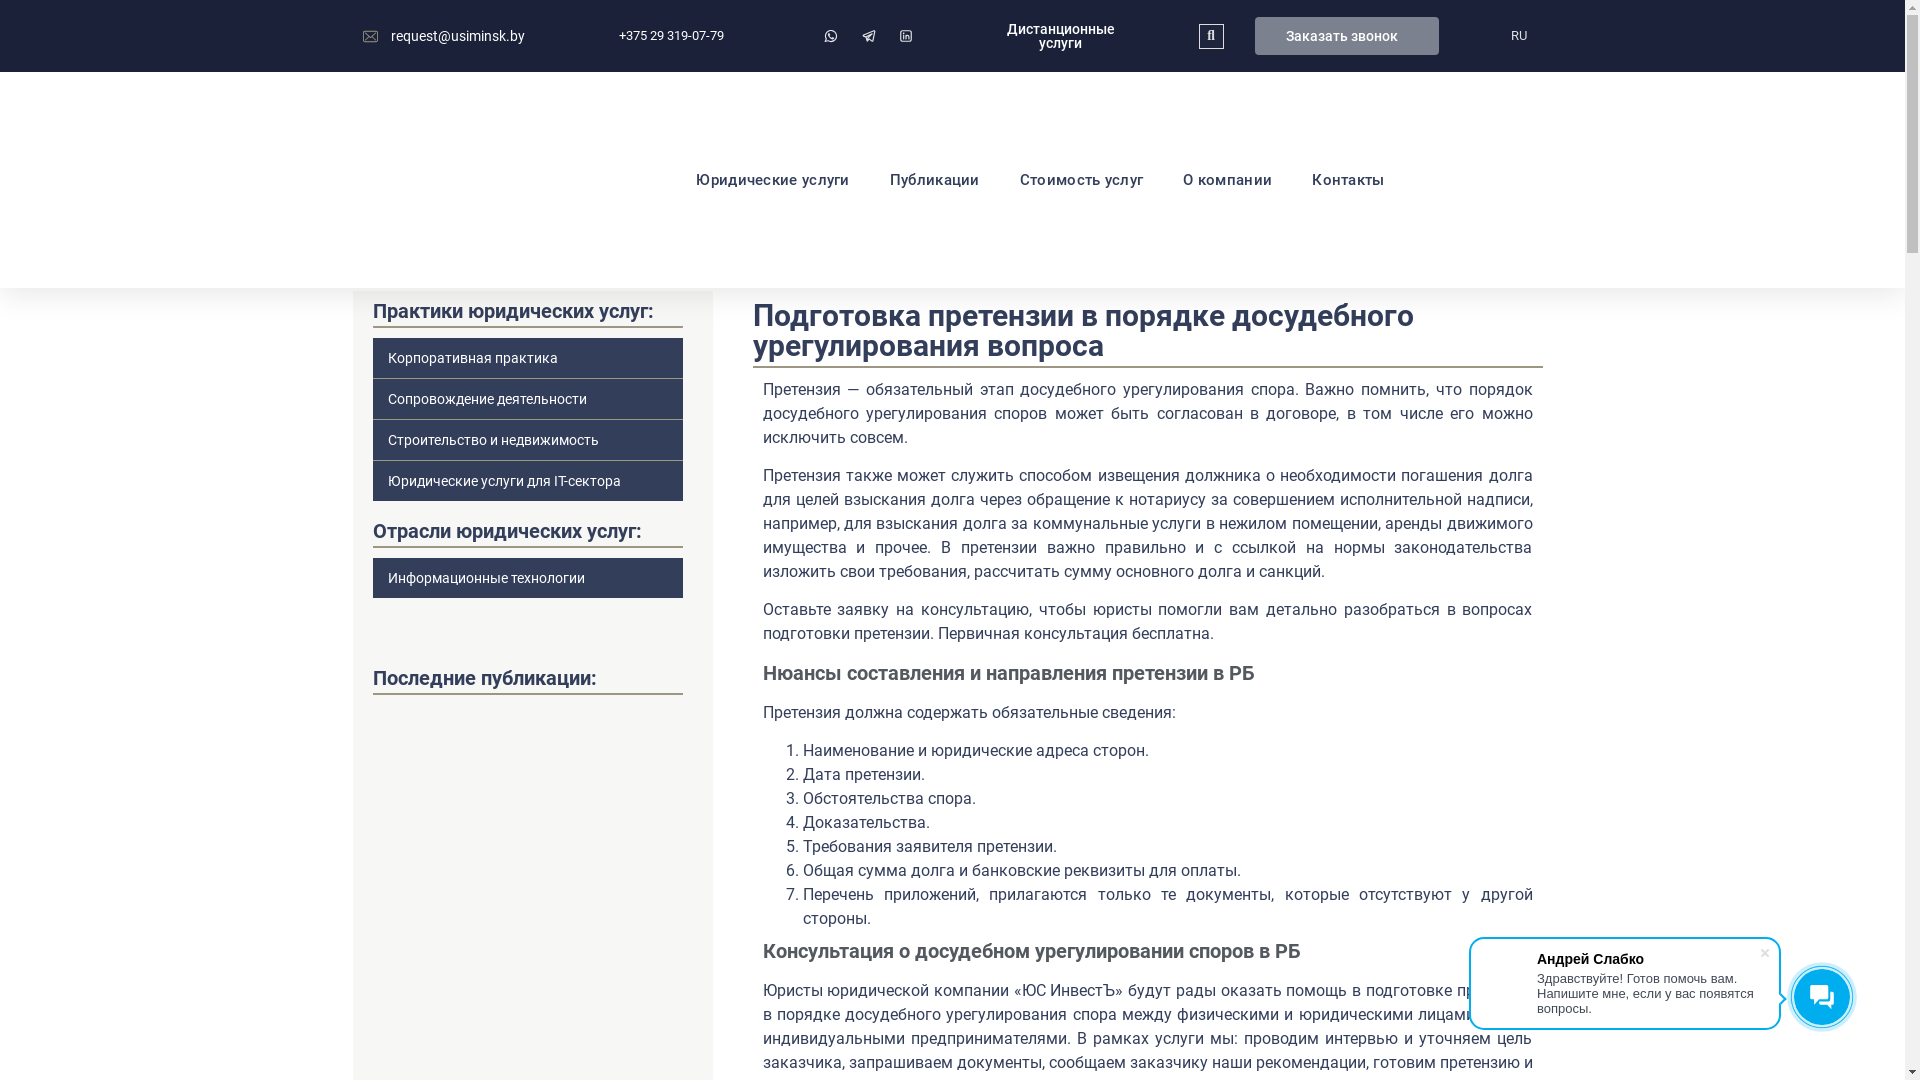 The height and width of the screenshot is (1080, 1920). I want to click on 'request@usiminsk.by', so click(442, 36).